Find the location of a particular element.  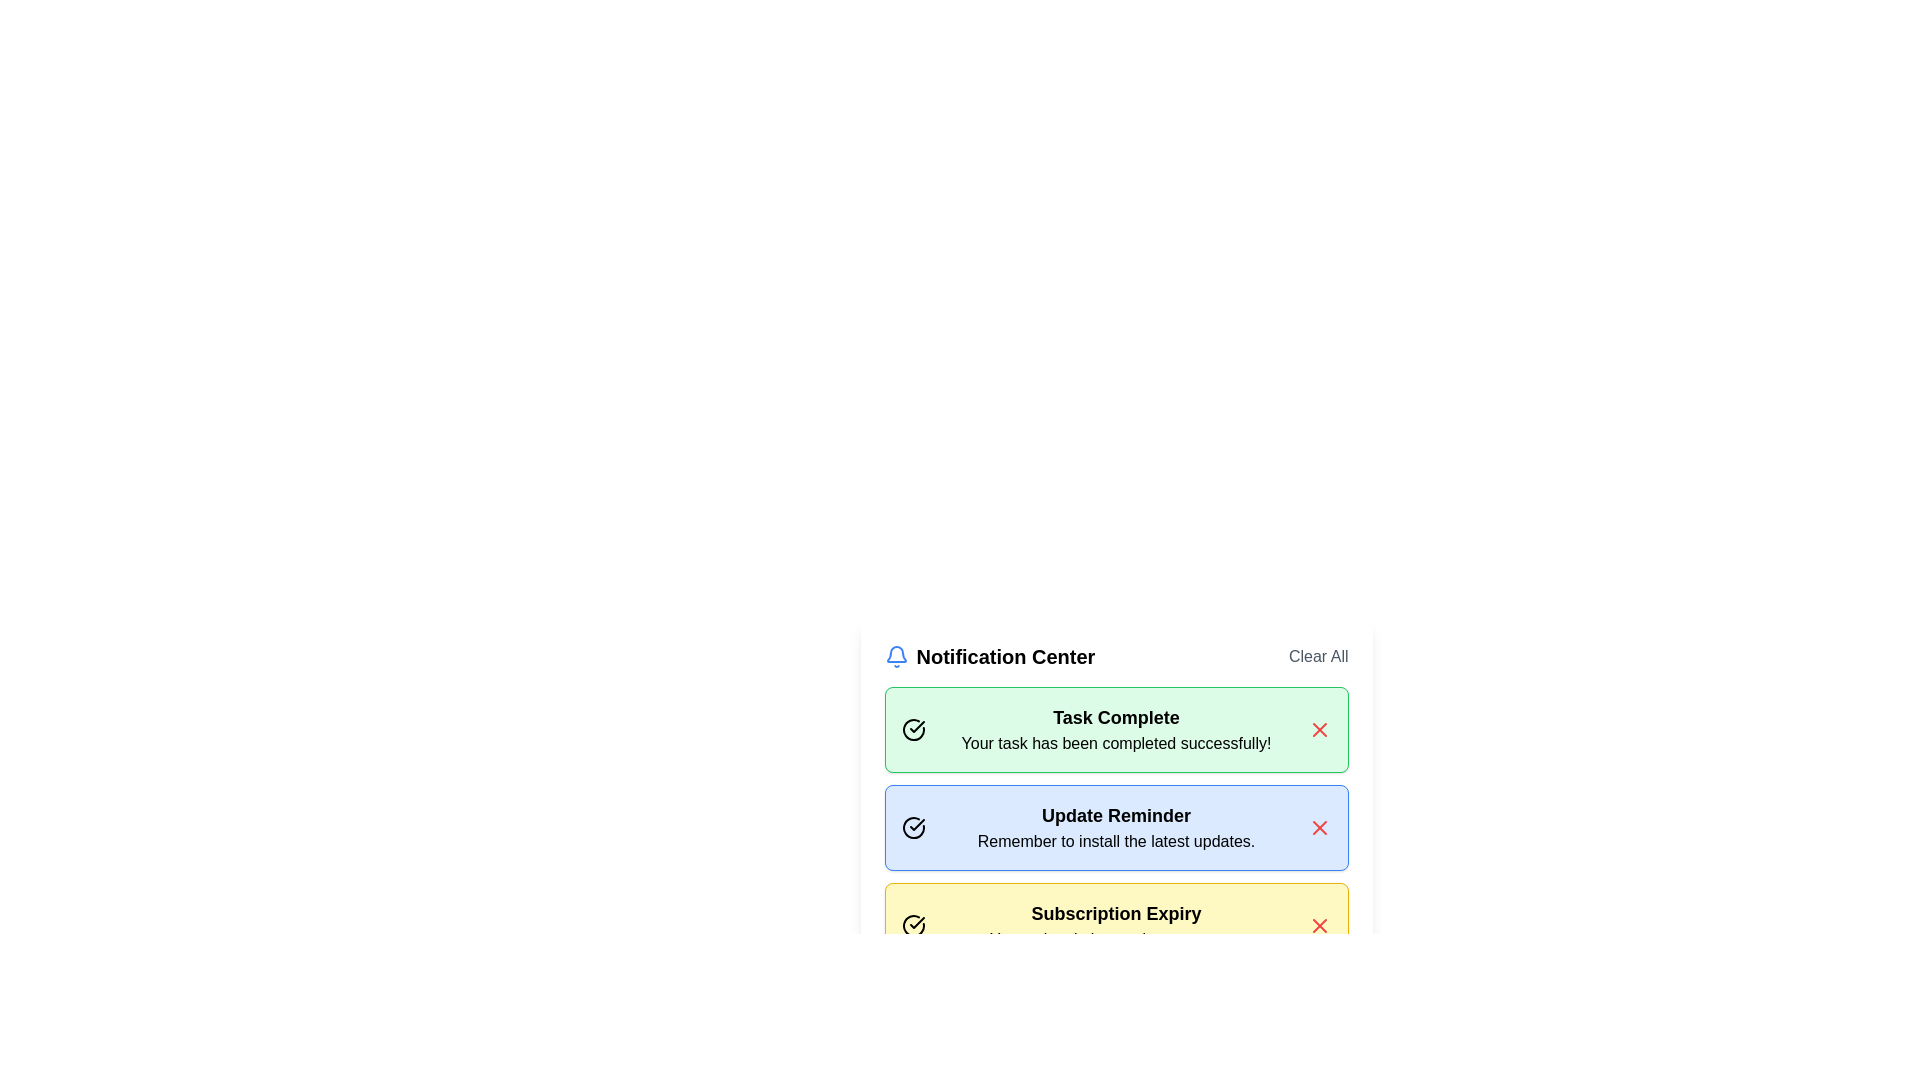

the title of the notification card regarding subscription expiration, located in the Notification Center area is located at coordinates (1115, 914).